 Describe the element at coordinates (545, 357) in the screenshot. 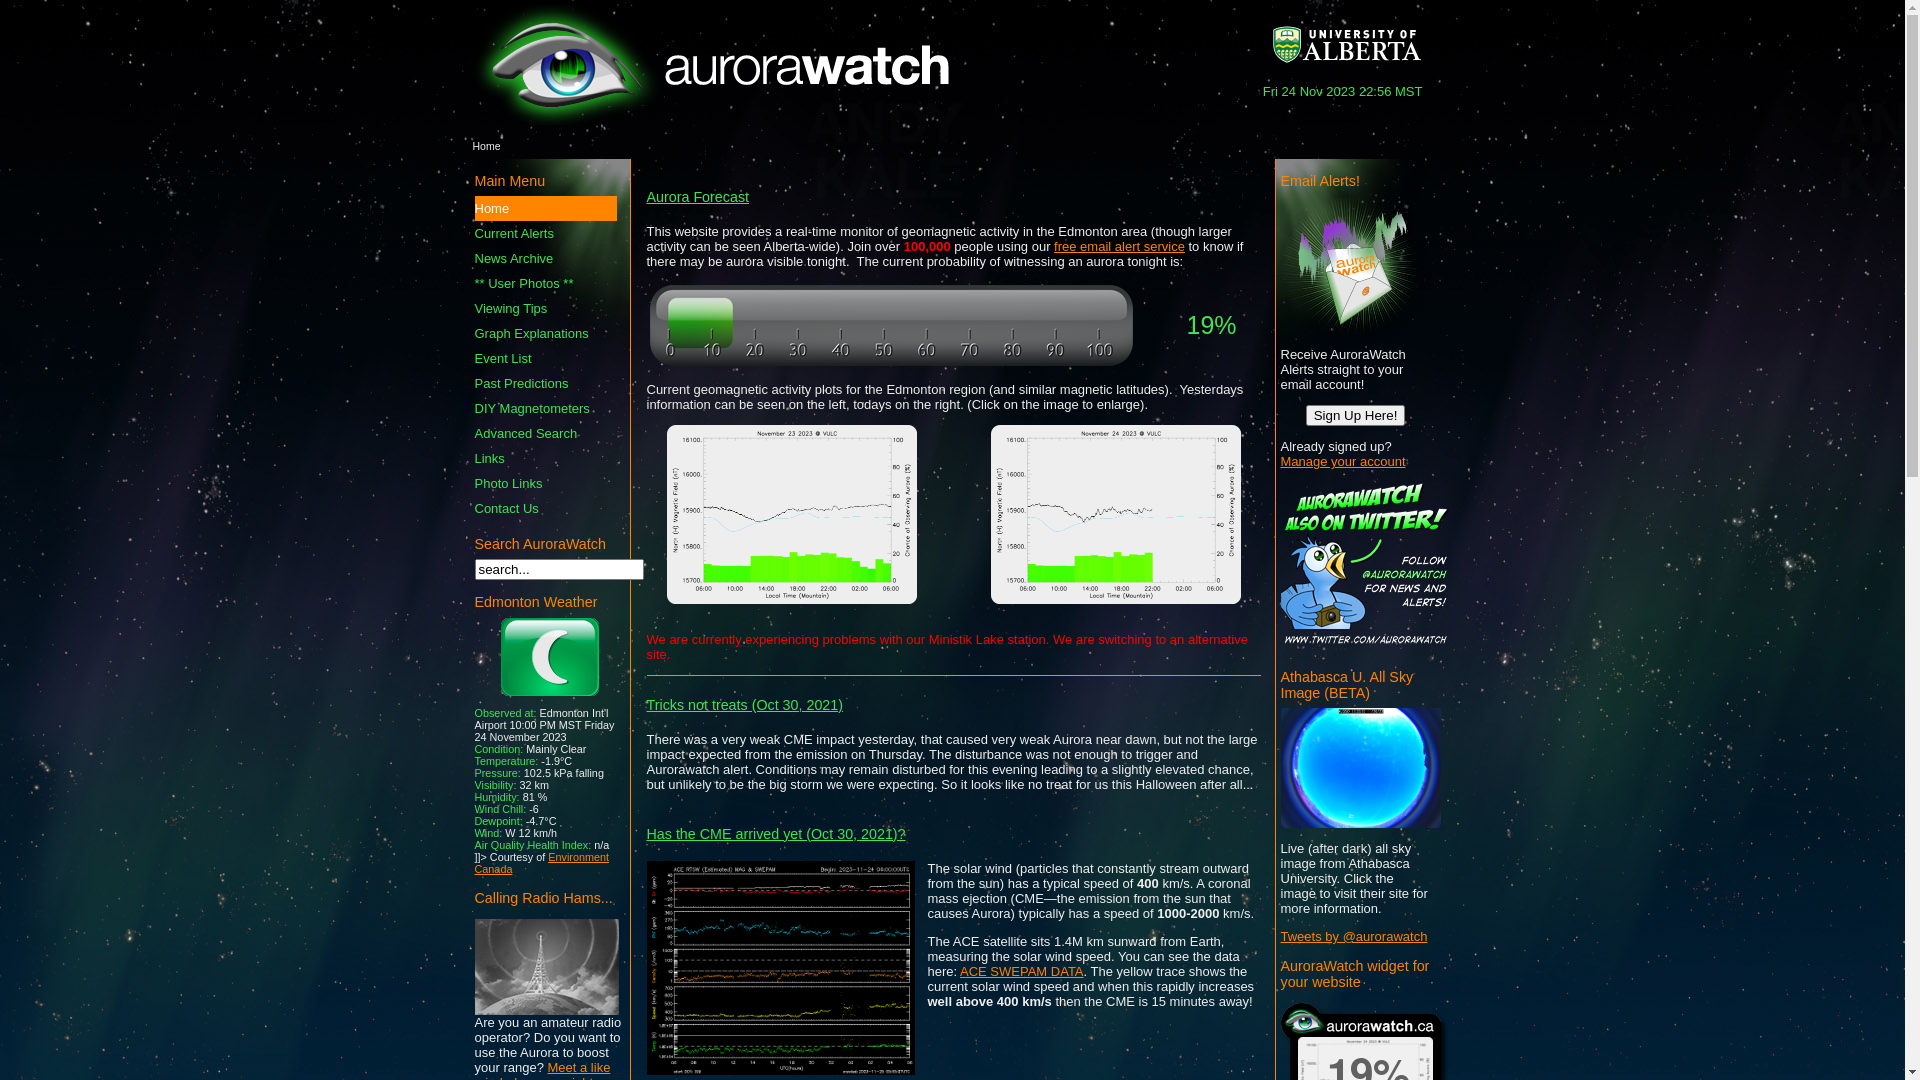

I see `'Event List'` at that location.